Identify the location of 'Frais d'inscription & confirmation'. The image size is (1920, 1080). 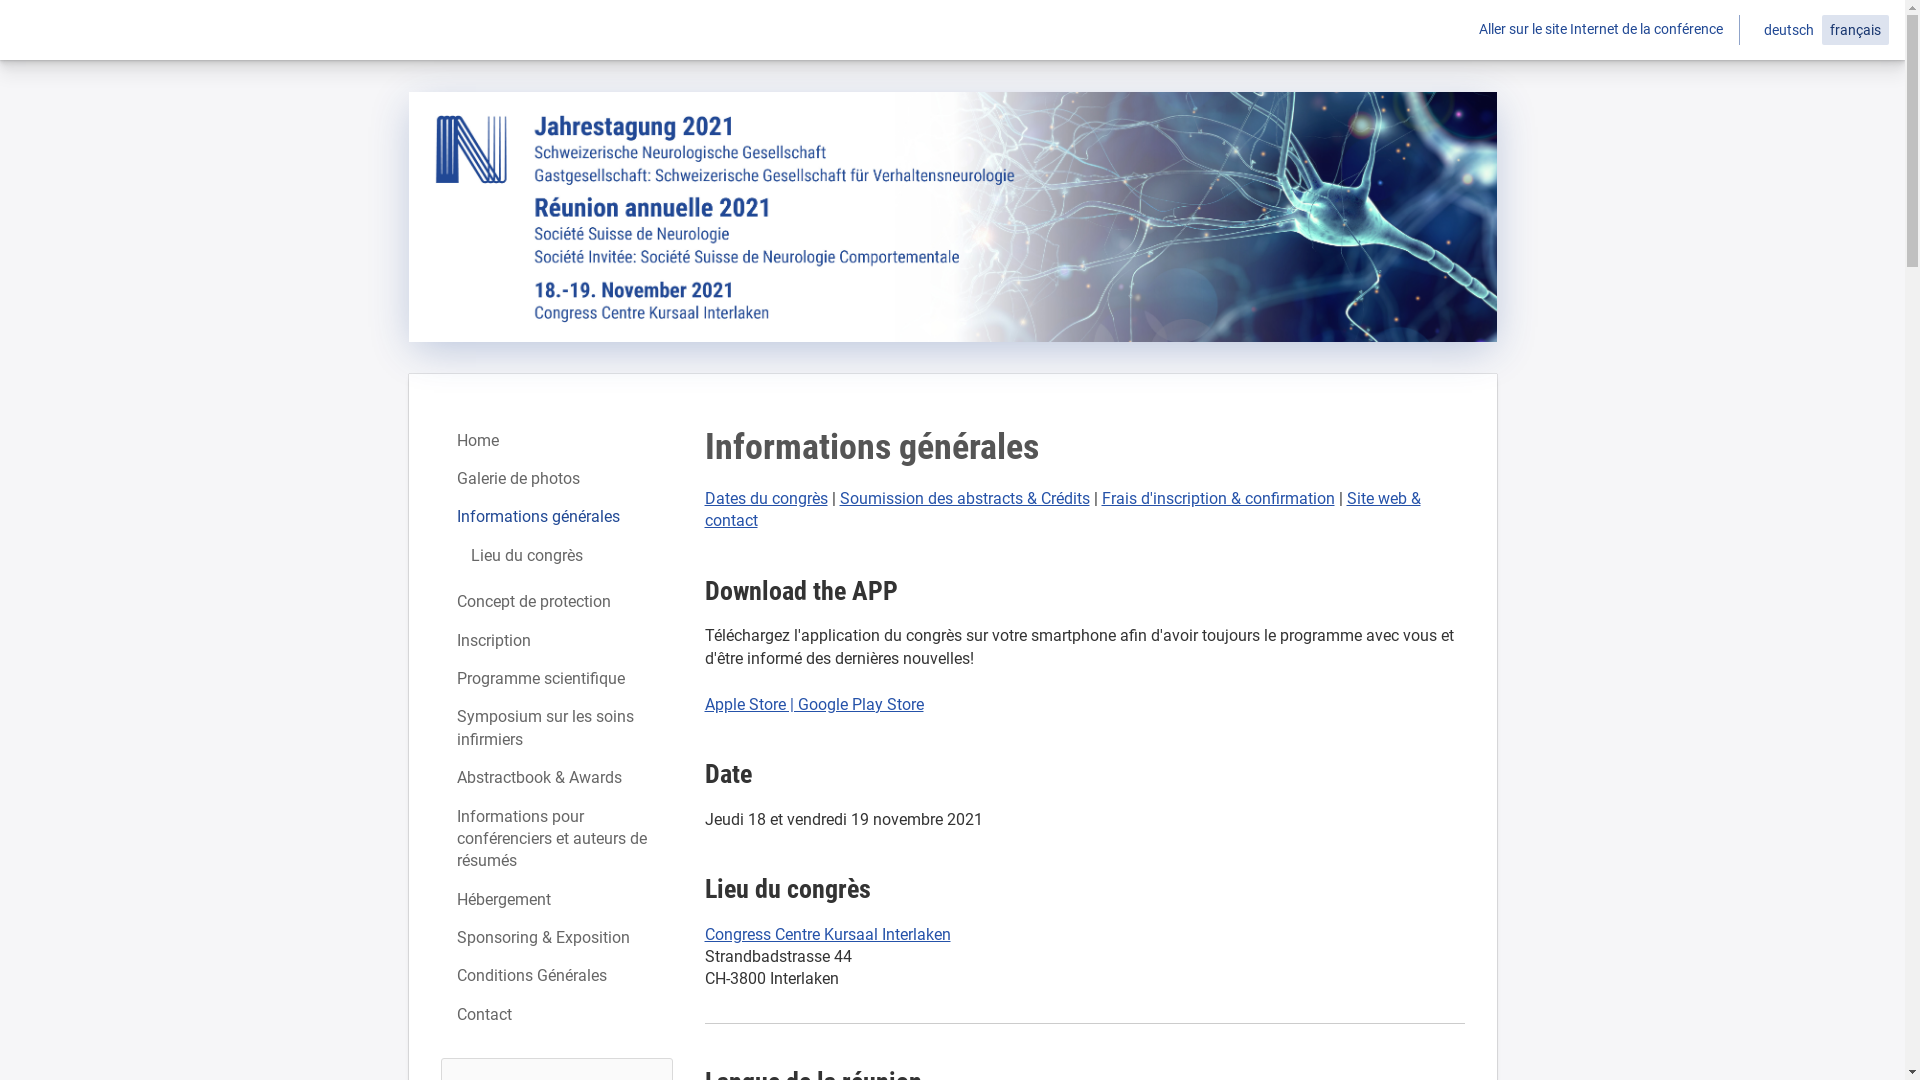
(1217, 497).